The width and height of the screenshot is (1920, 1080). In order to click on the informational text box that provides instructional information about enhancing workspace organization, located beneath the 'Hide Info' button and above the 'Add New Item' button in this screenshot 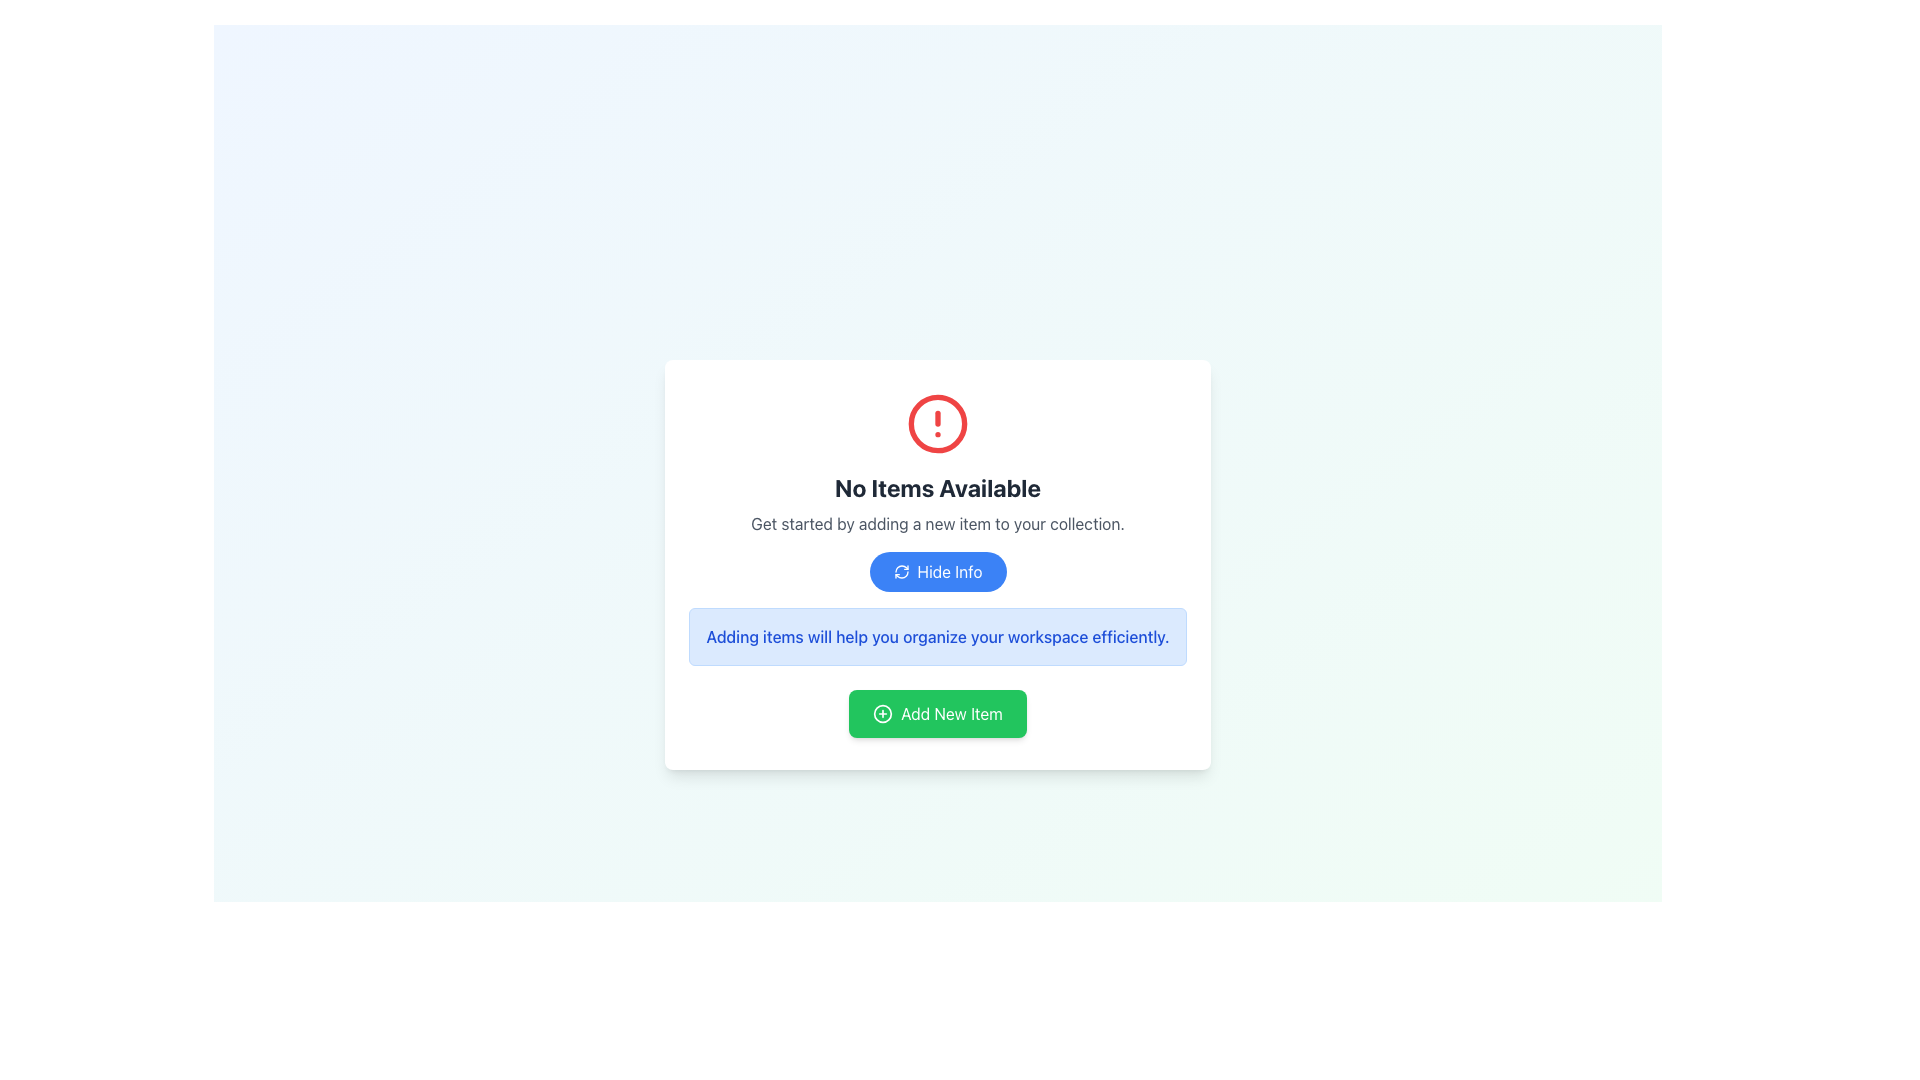, I will do `click(936, 636)`.